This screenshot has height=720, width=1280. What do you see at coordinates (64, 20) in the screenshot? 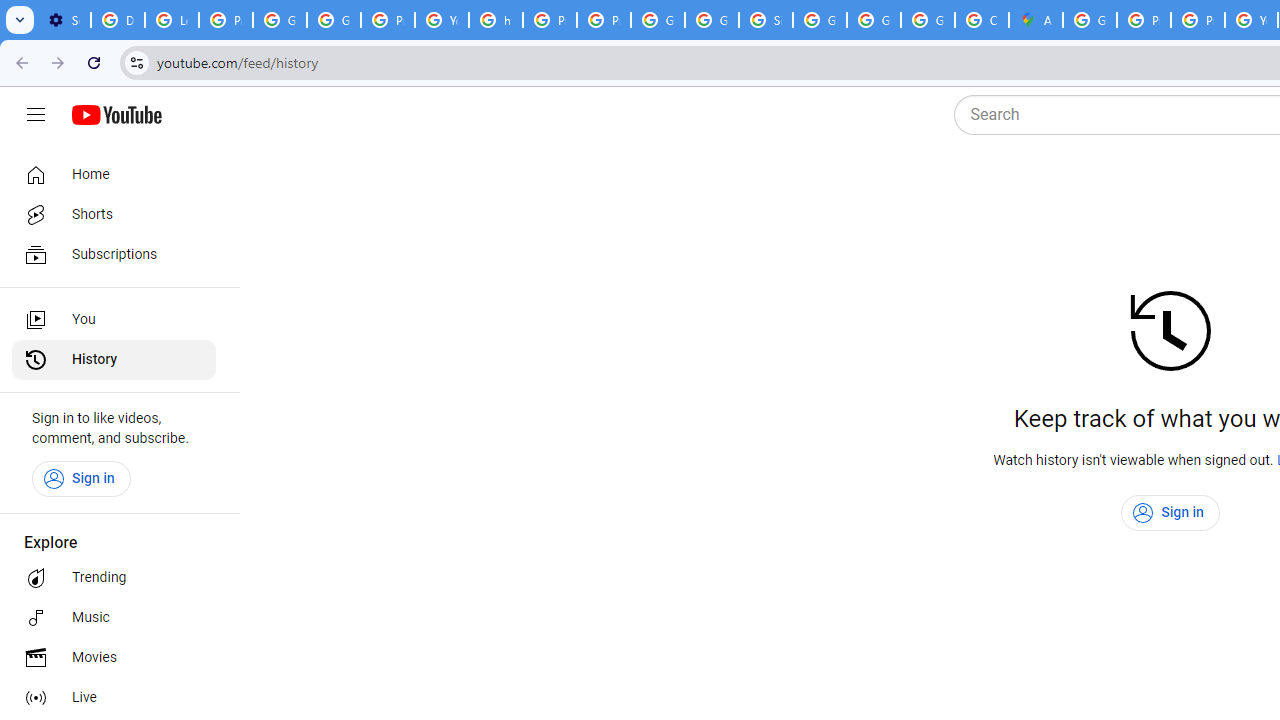
I see `'Settings - On startup'` at bounding box center [64, 20].